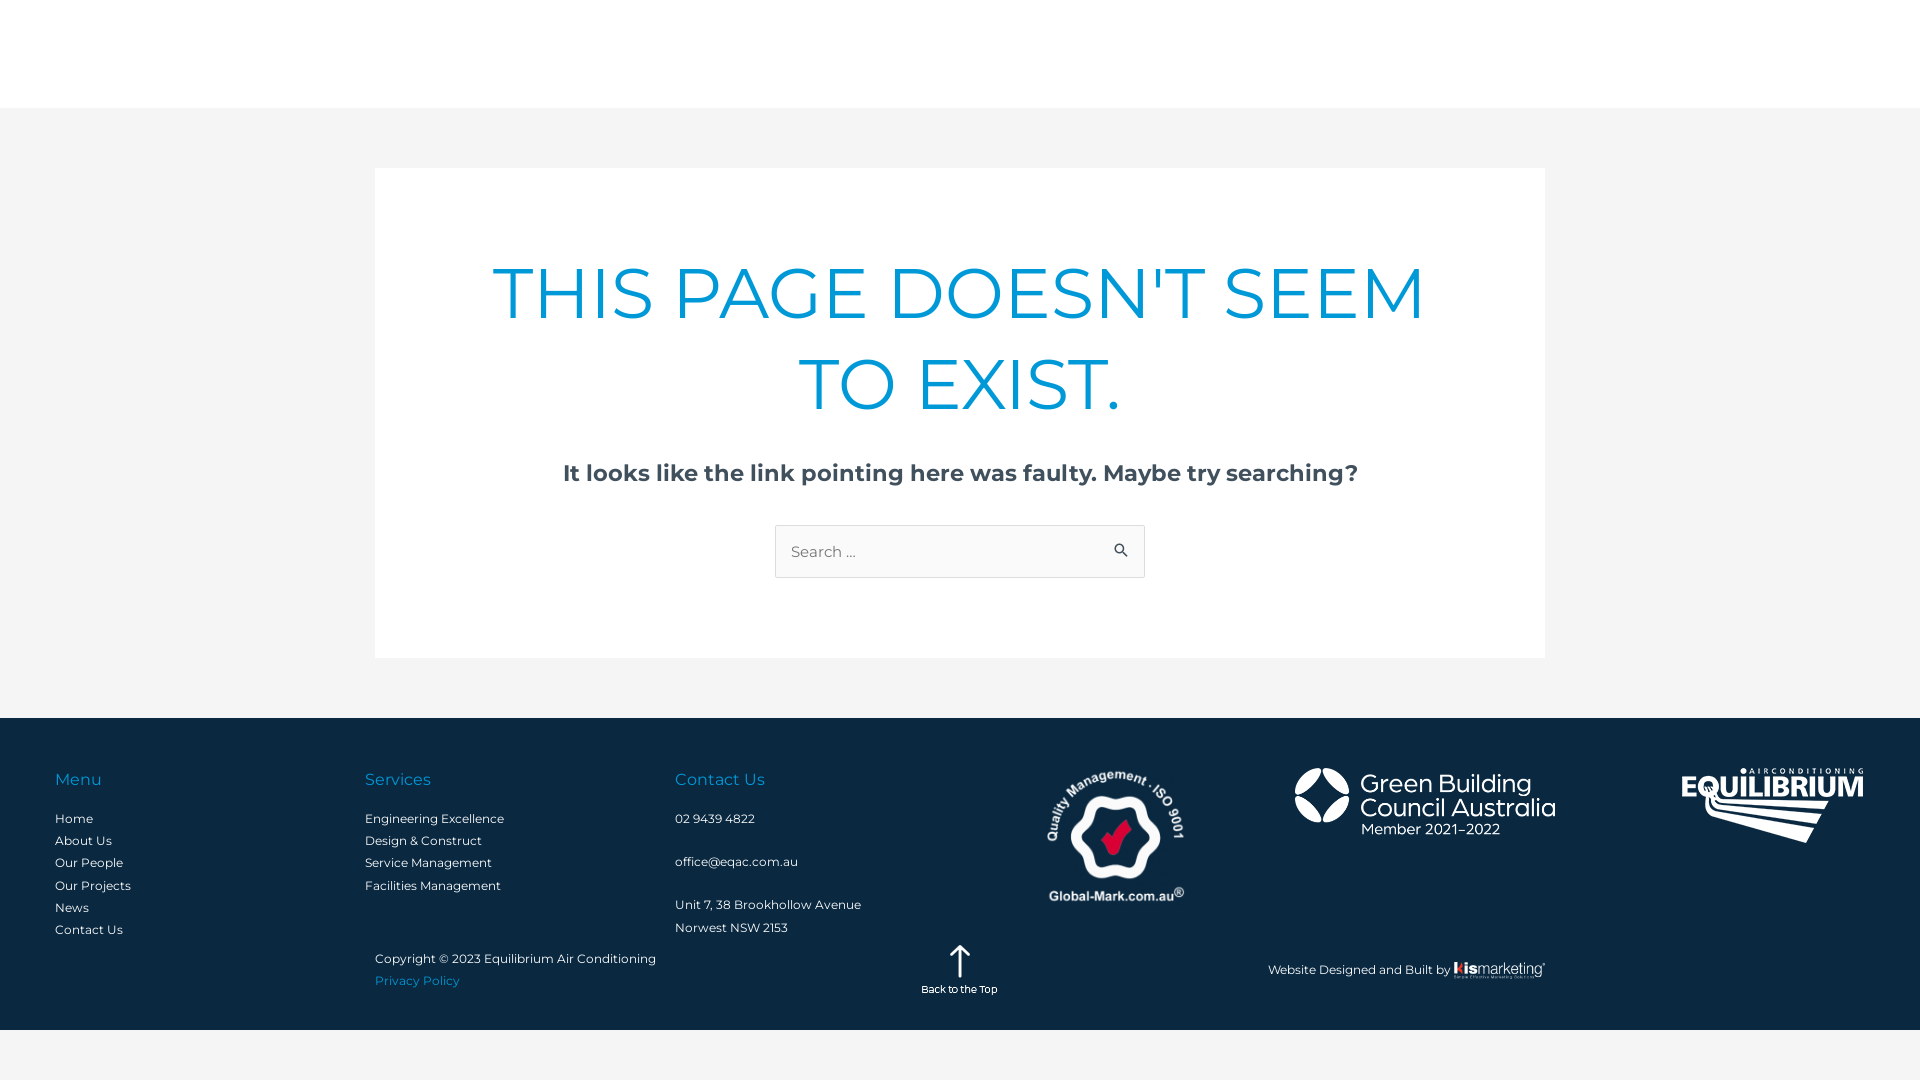  What do you see at coordinates (54, 840) in the screenshot?
I see `'About Us'` at bounding box center [54, 840].